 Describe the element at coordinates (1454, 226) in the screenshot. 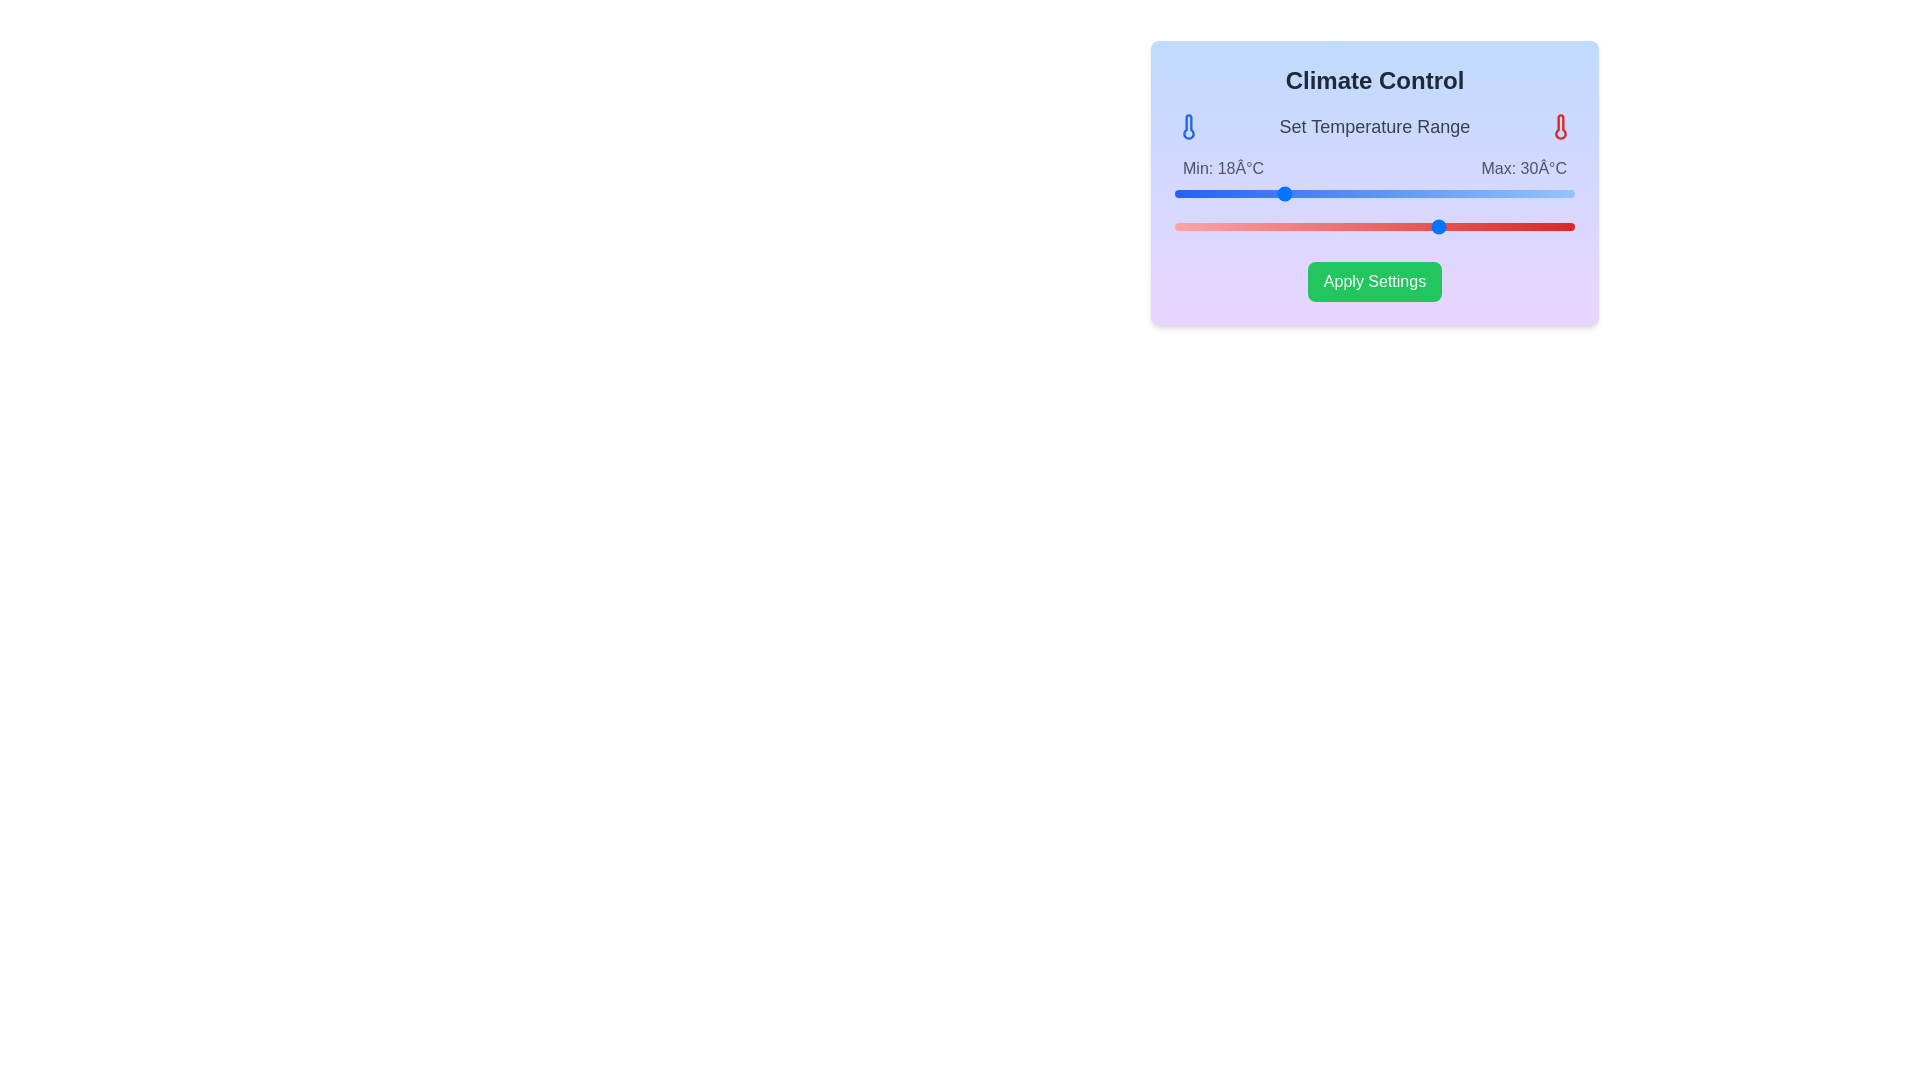

I see `the maximum temperature range to 31°C using the right slider` at that location.